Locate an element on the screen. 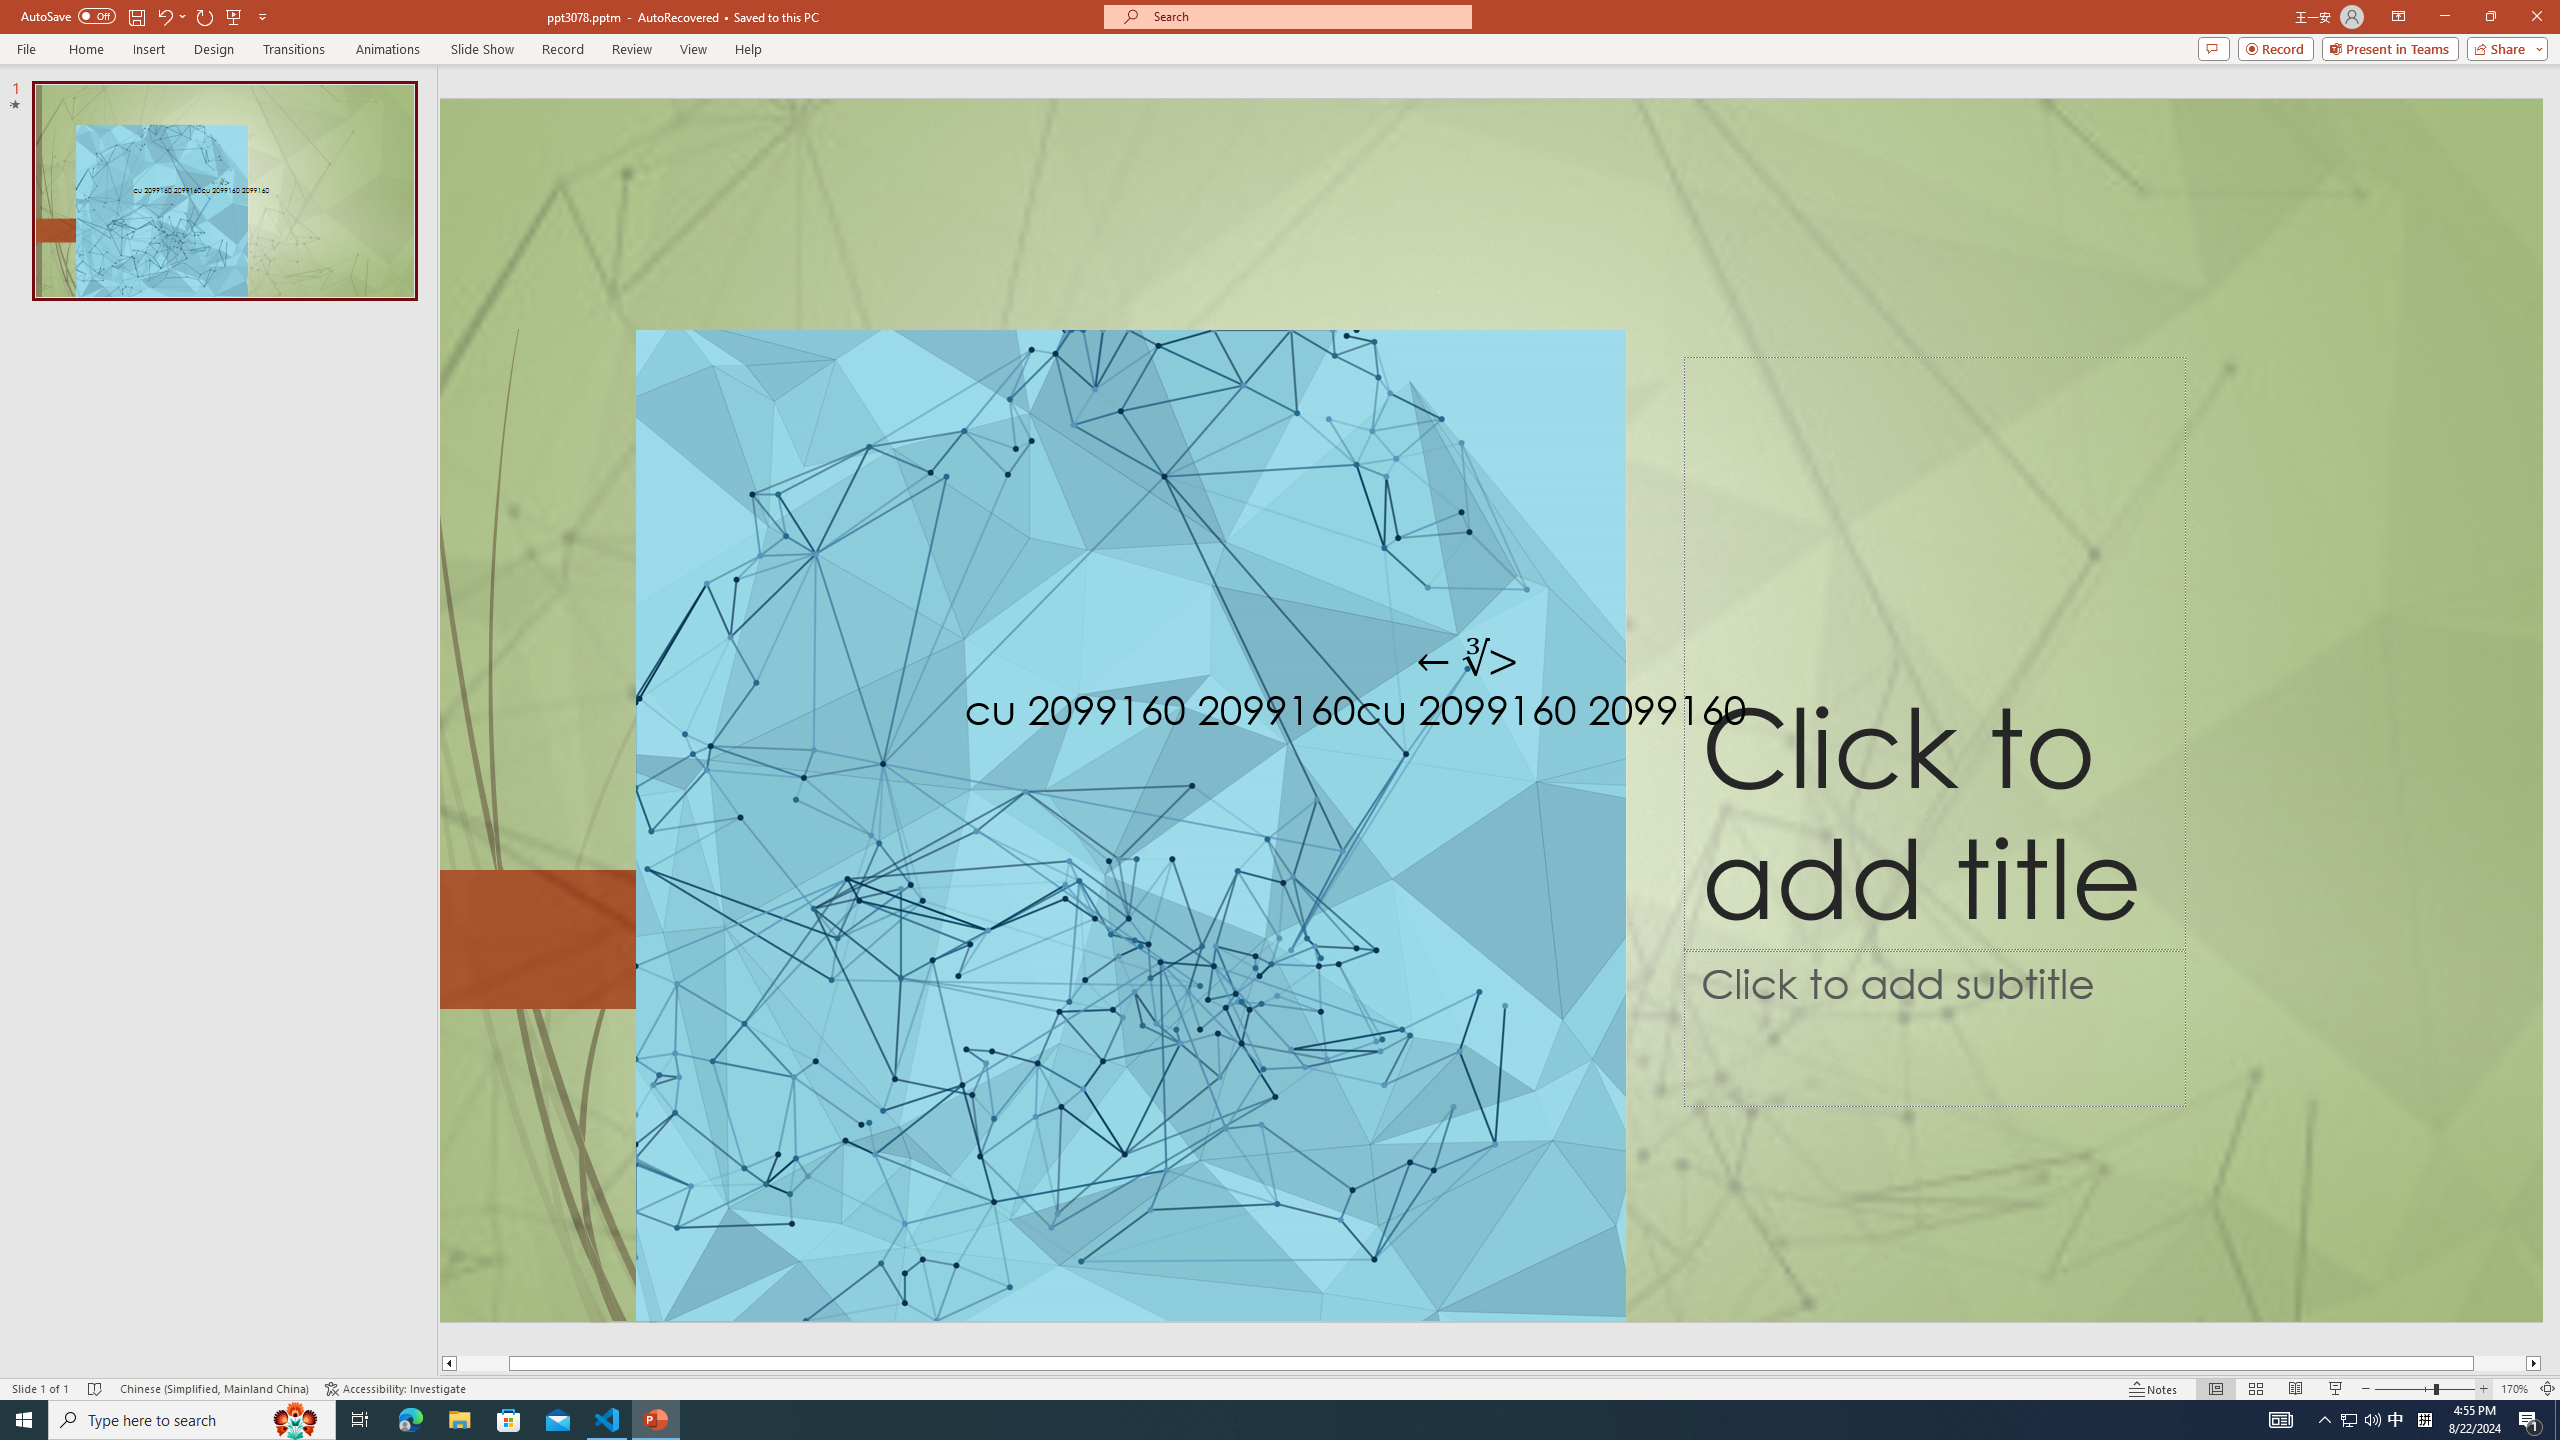  'Insert' is located at coordinates (147, 49).